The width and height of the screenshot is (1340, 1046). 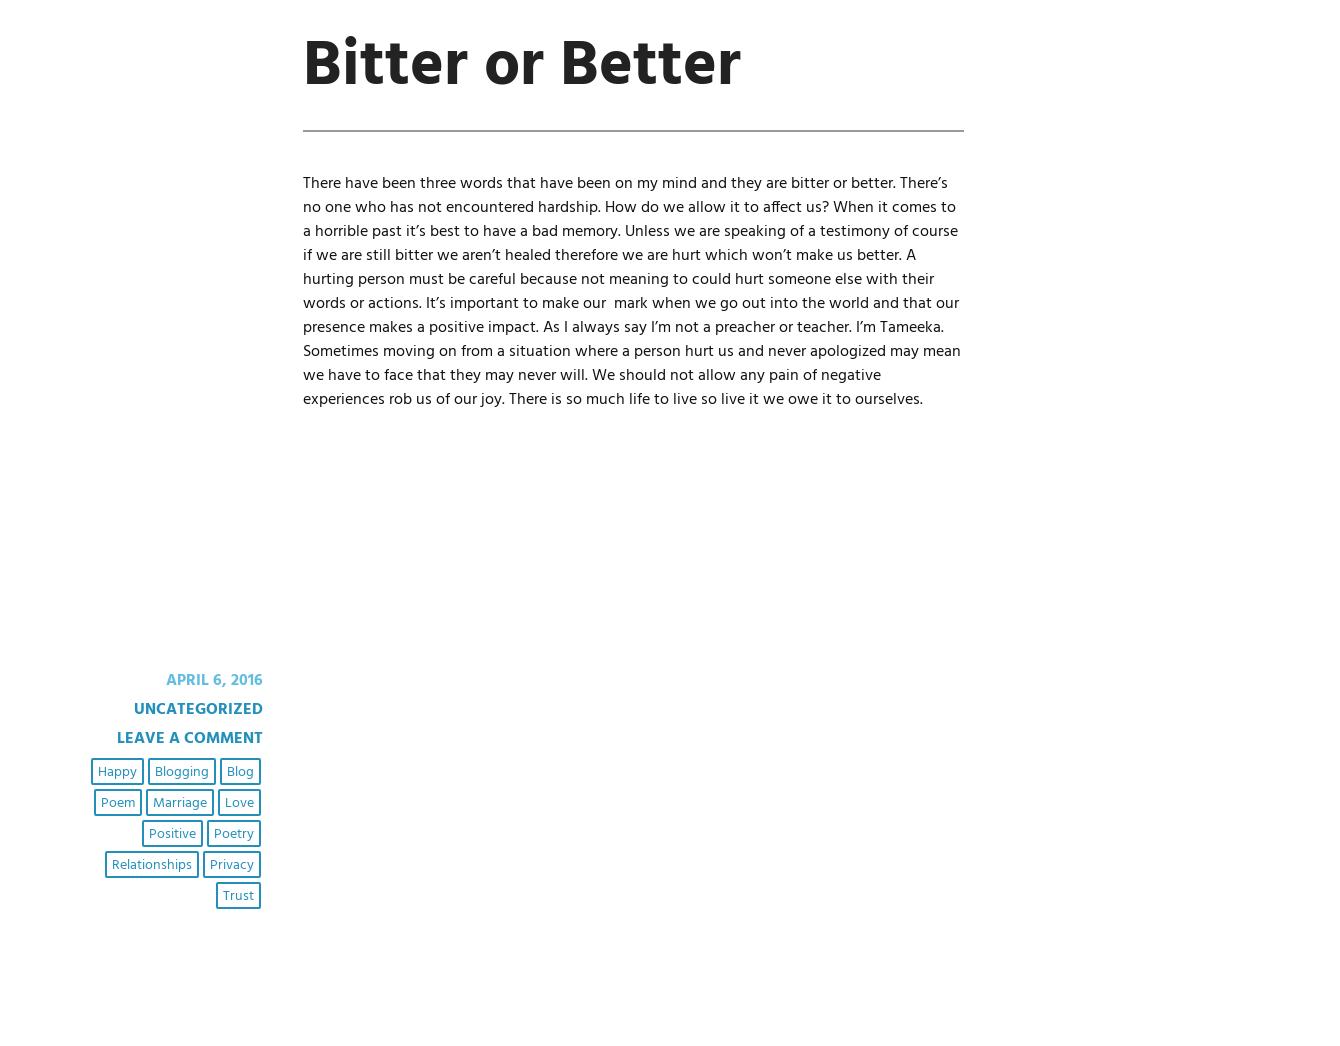 I want to click on 'love', so click(x=223, y=802).